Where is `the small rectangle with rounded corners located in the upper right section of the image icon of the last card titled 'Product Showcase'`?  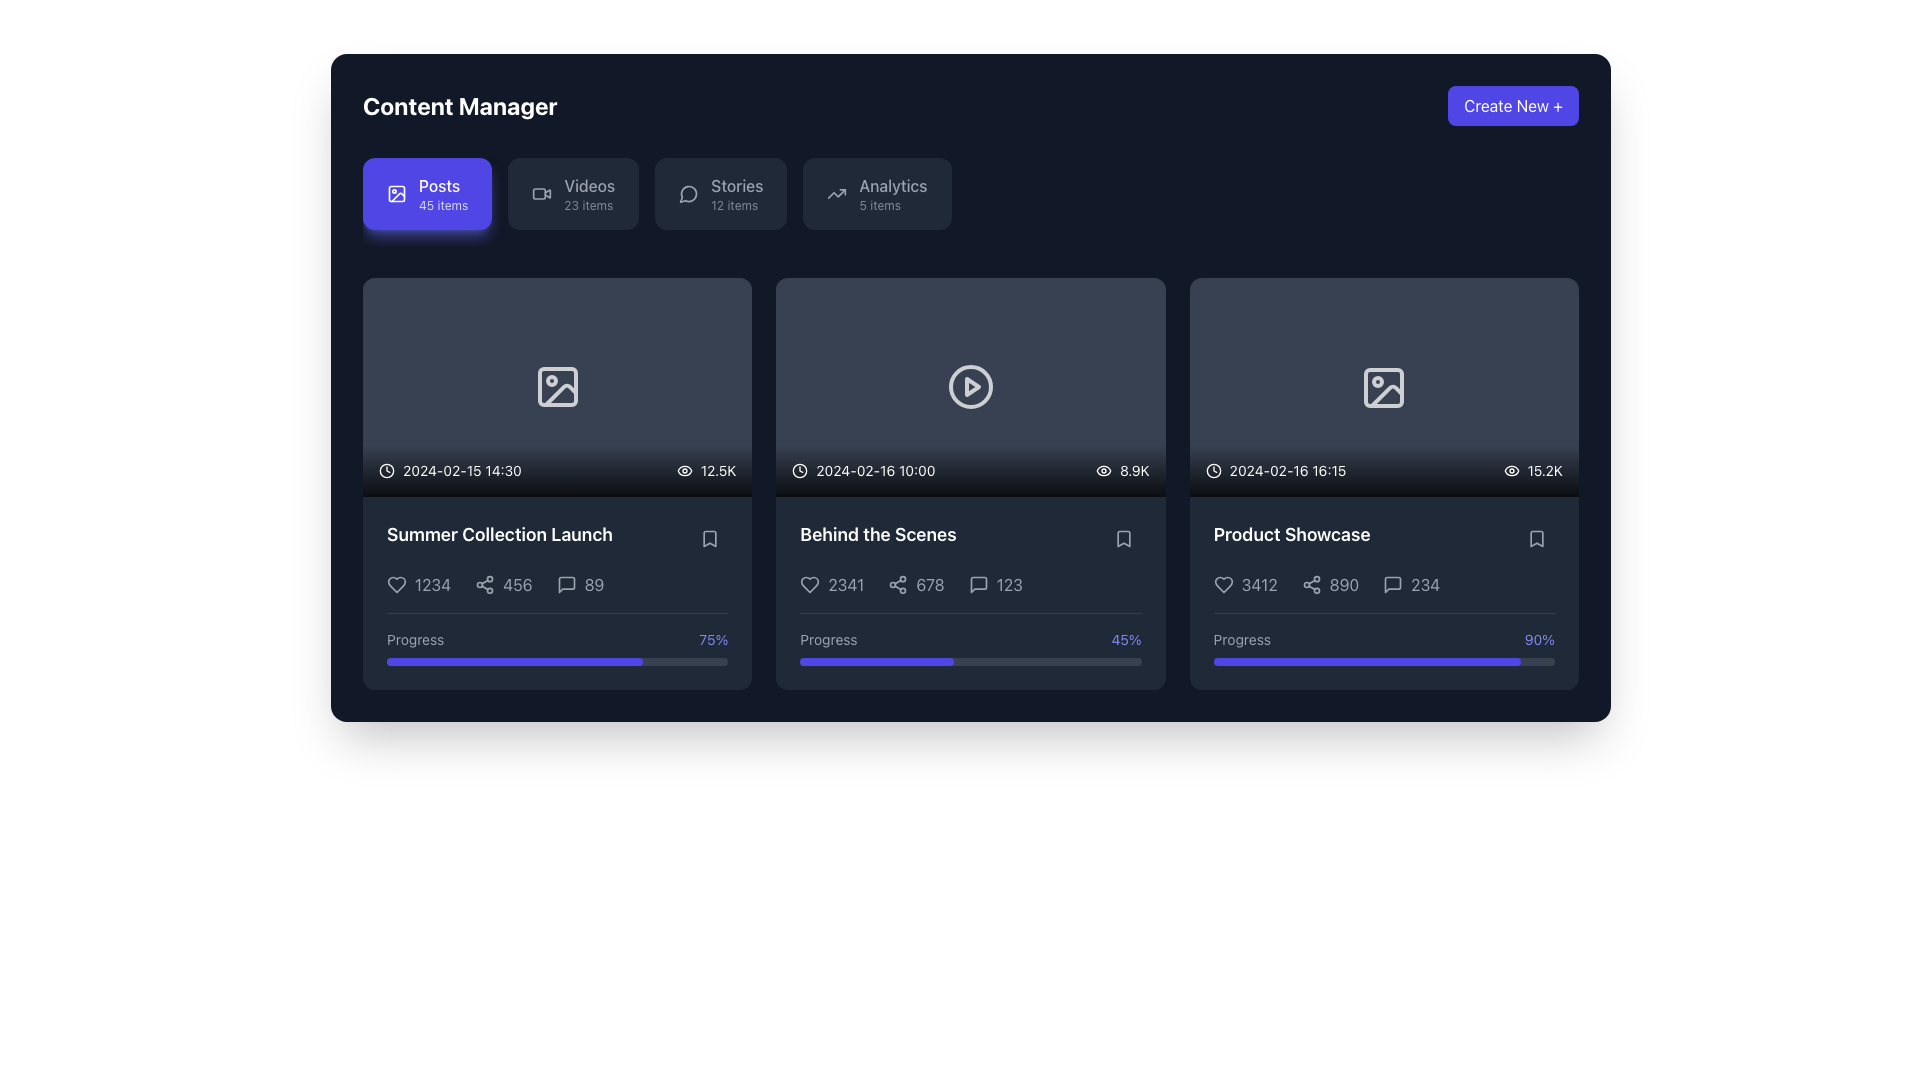 the small rectangle with rounded corners located in the upper right section of the image icon of the last card titled 'Product Showcase' is located at coordinates (1383, 387).